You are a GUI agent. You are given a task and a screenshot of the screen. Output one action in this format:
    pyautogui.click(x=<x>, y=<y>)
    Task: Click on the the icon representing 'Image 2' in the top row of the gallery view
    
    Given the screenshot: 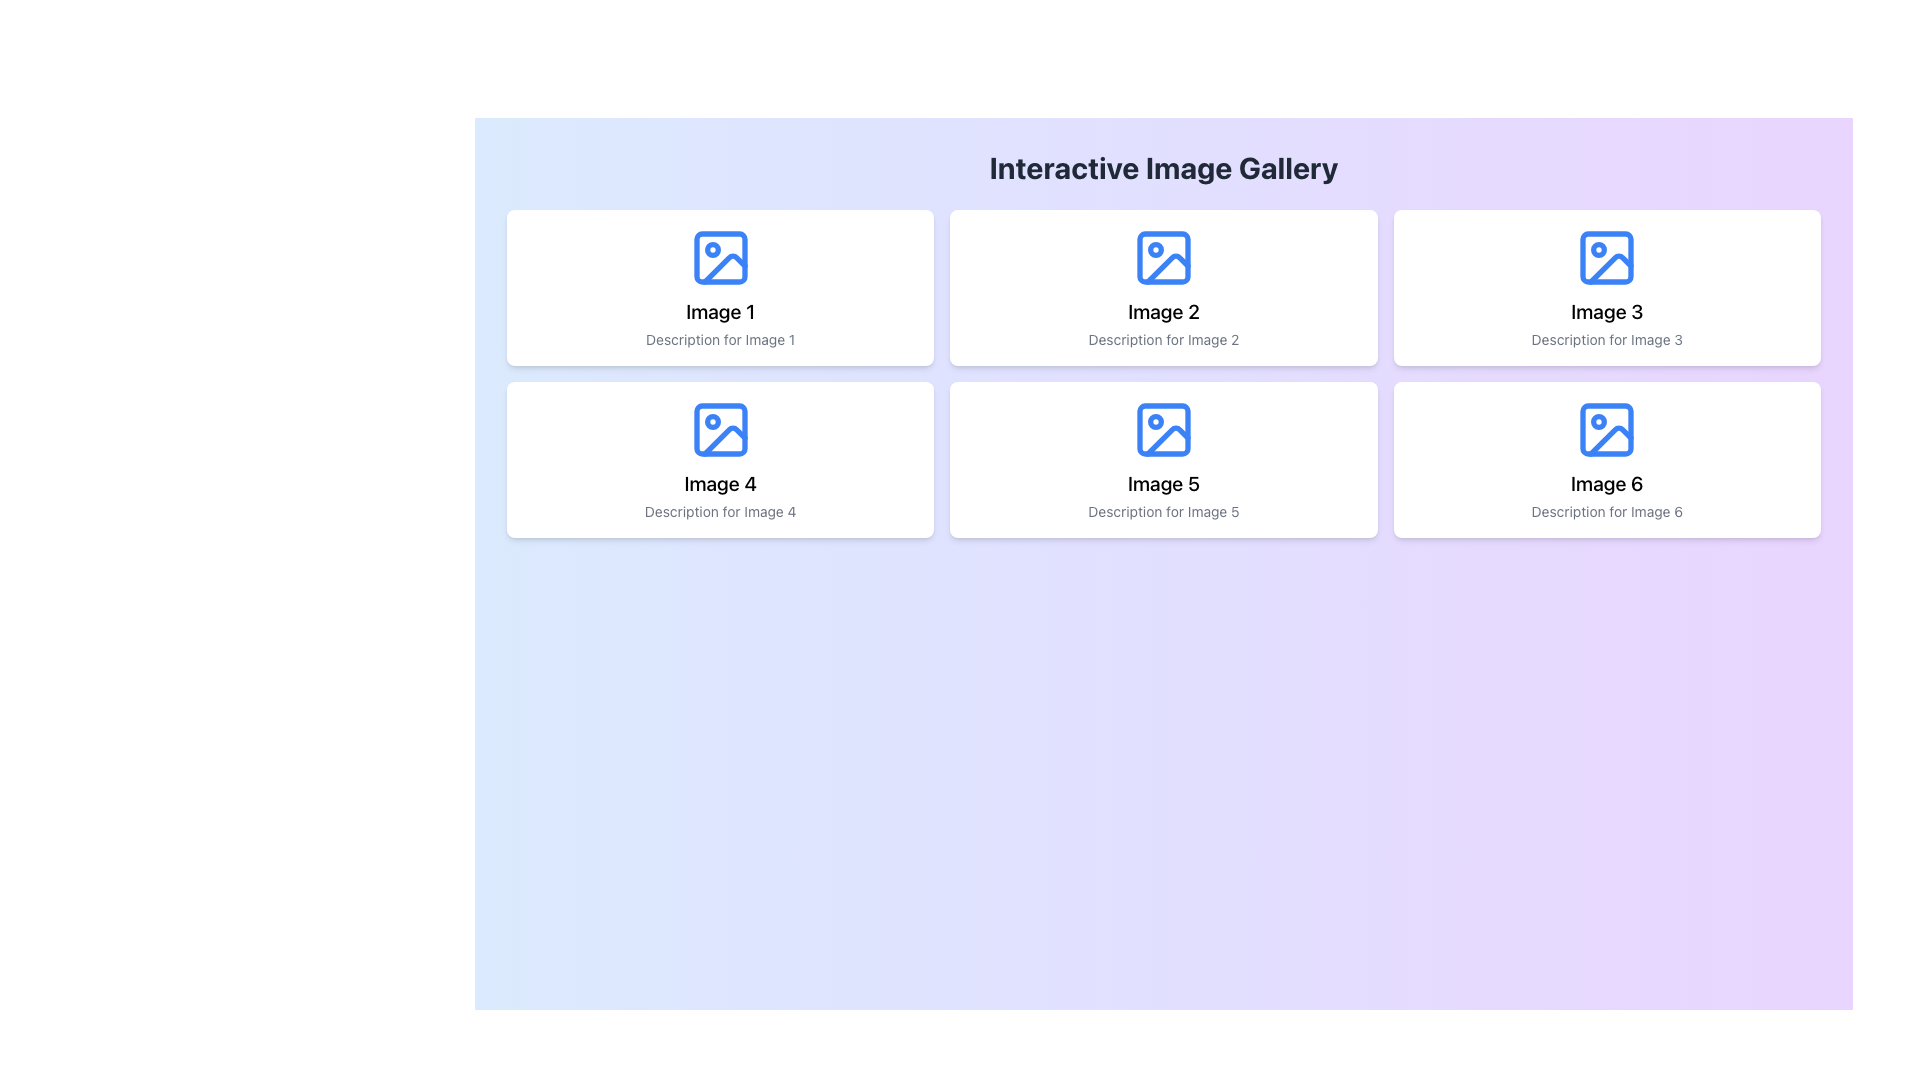 What is the action you would take?
    pyautogui.click(x=1163, y=257)
    